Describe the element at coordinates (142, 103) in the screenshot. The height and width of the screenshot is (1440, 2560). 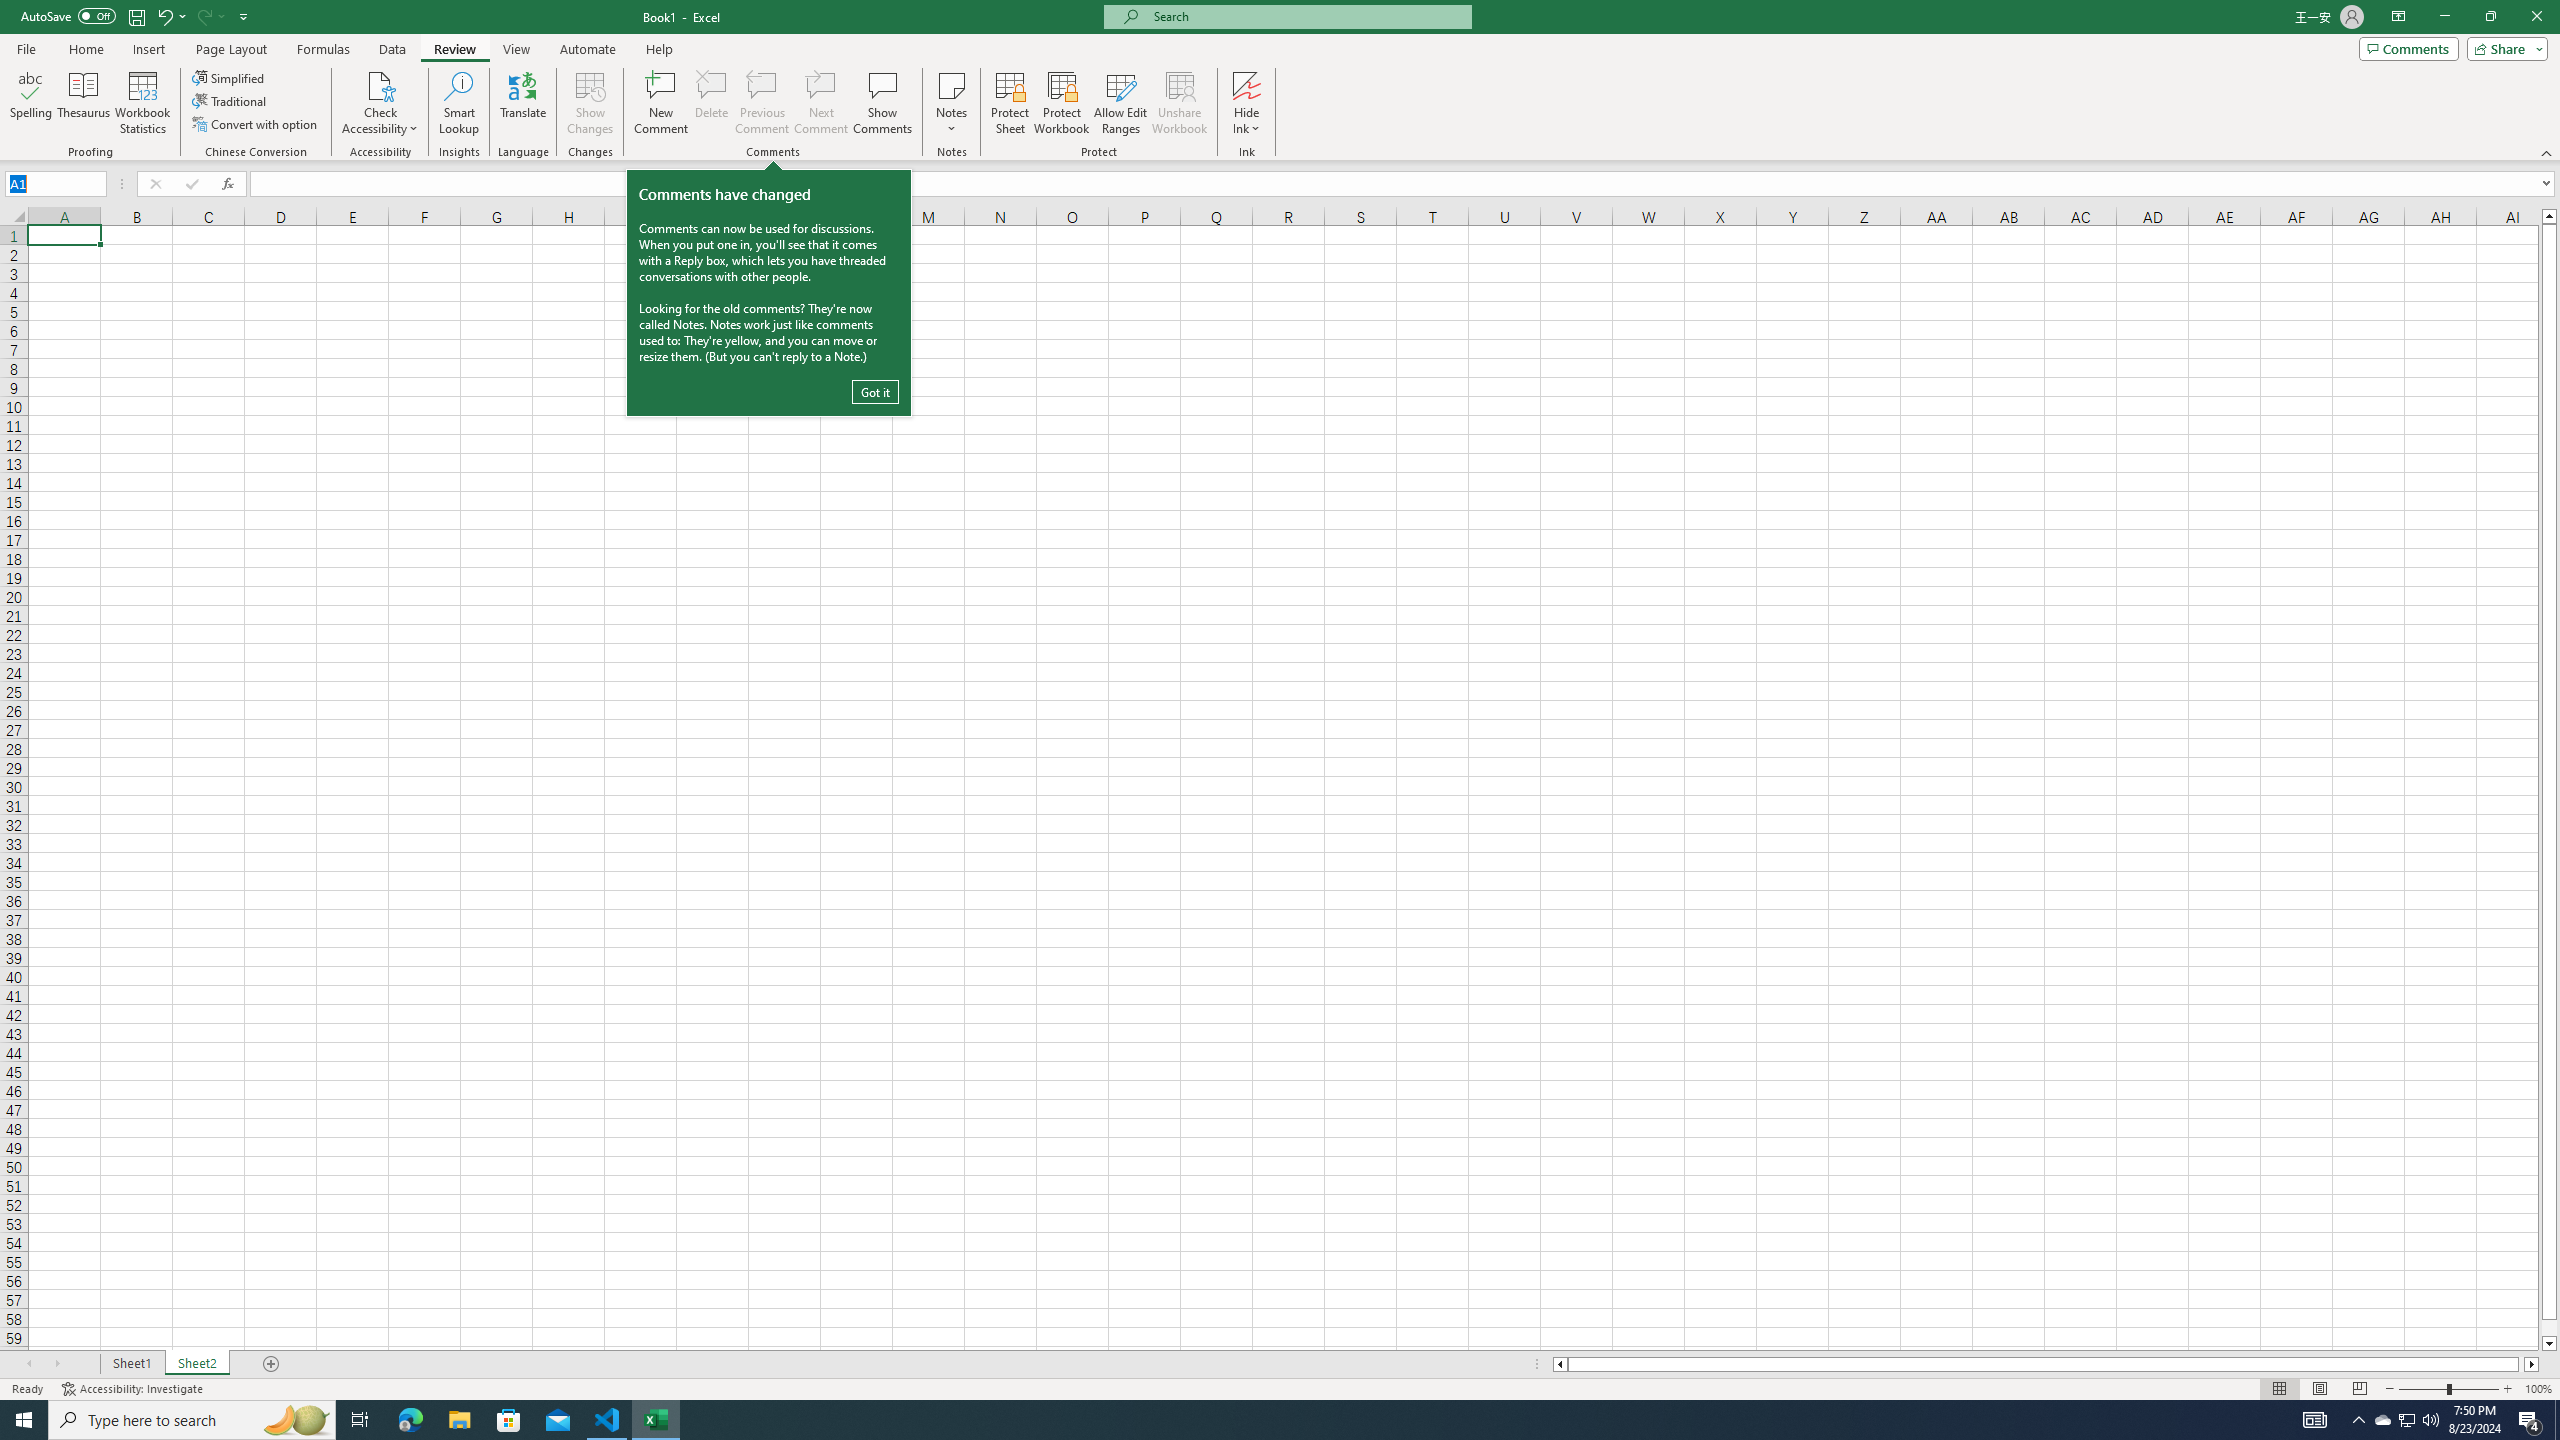
I see `'Workbook Statistics'` at that location.